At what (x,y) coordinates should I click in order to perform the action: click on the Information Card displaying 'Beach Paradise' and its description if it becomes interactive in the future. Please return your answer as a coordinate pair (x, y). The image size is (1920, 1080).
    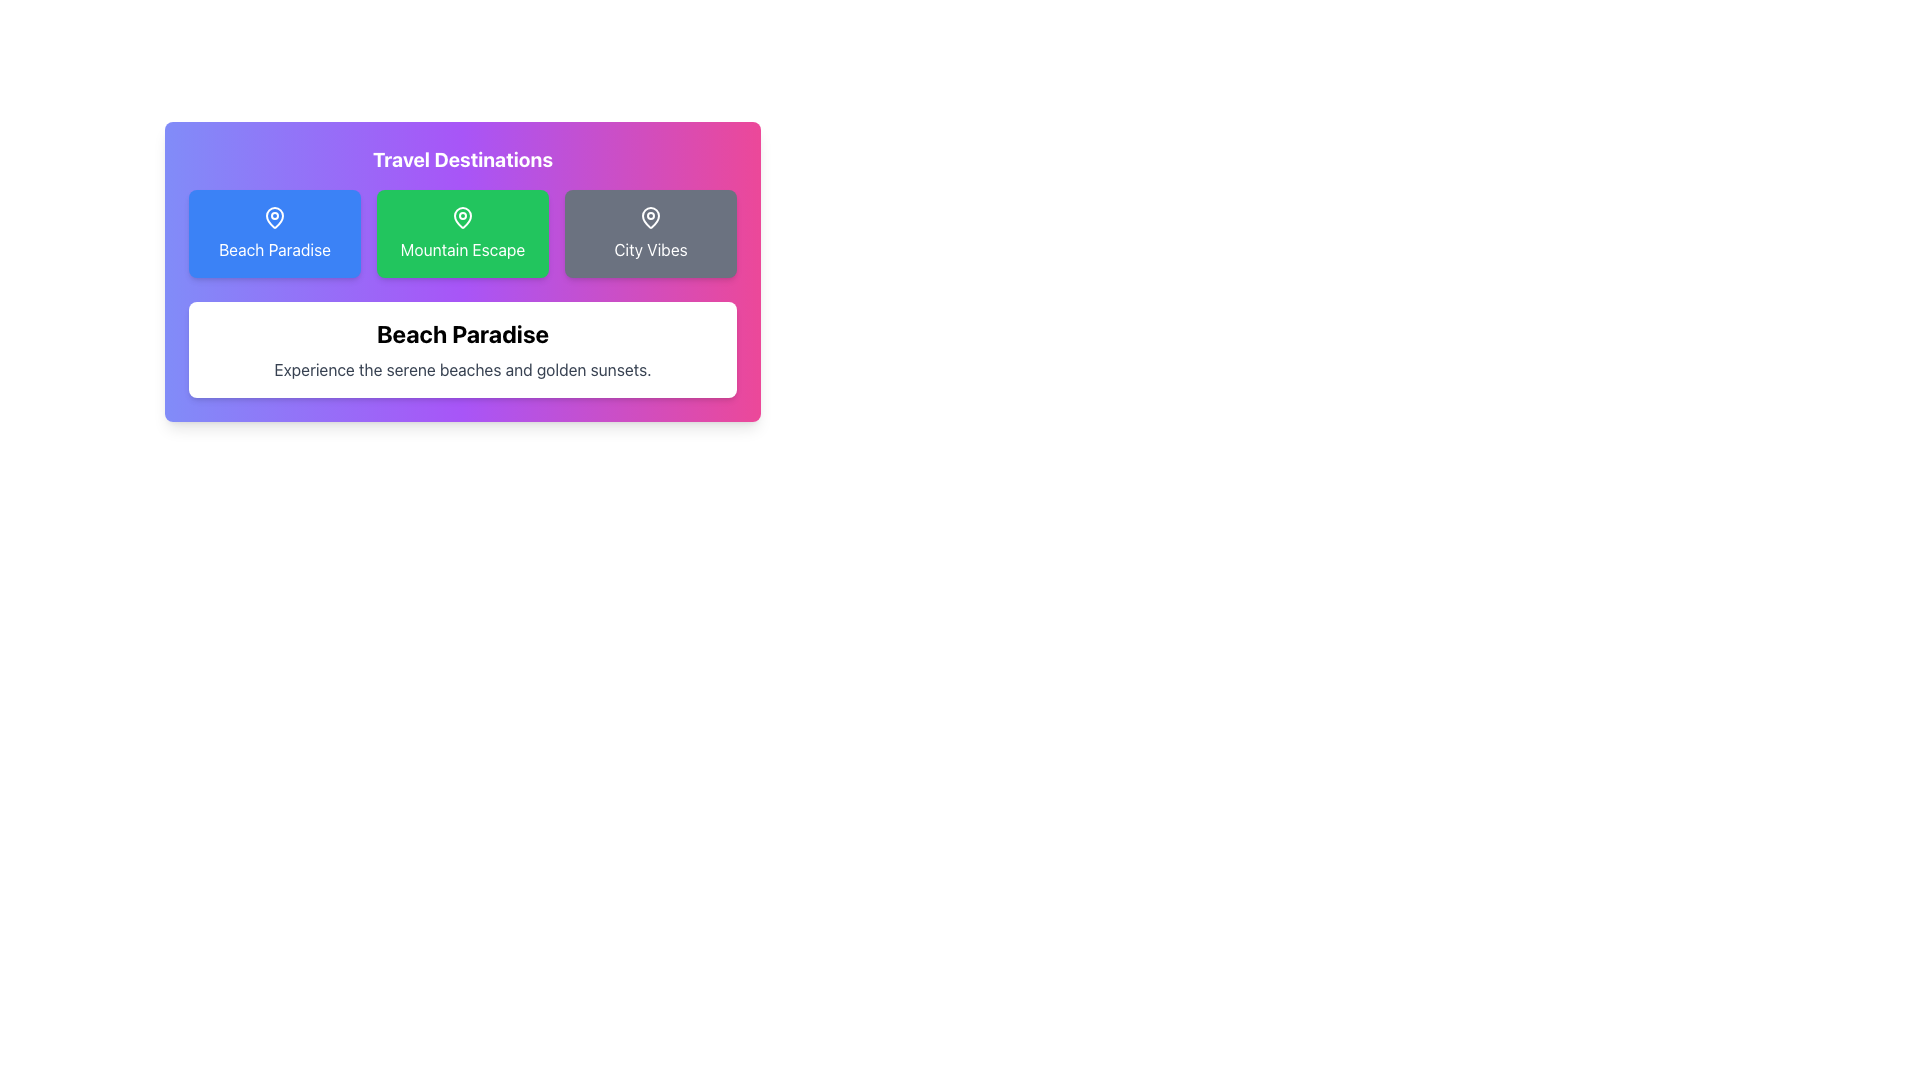
    Looking at the image, I should click on (461, 349).